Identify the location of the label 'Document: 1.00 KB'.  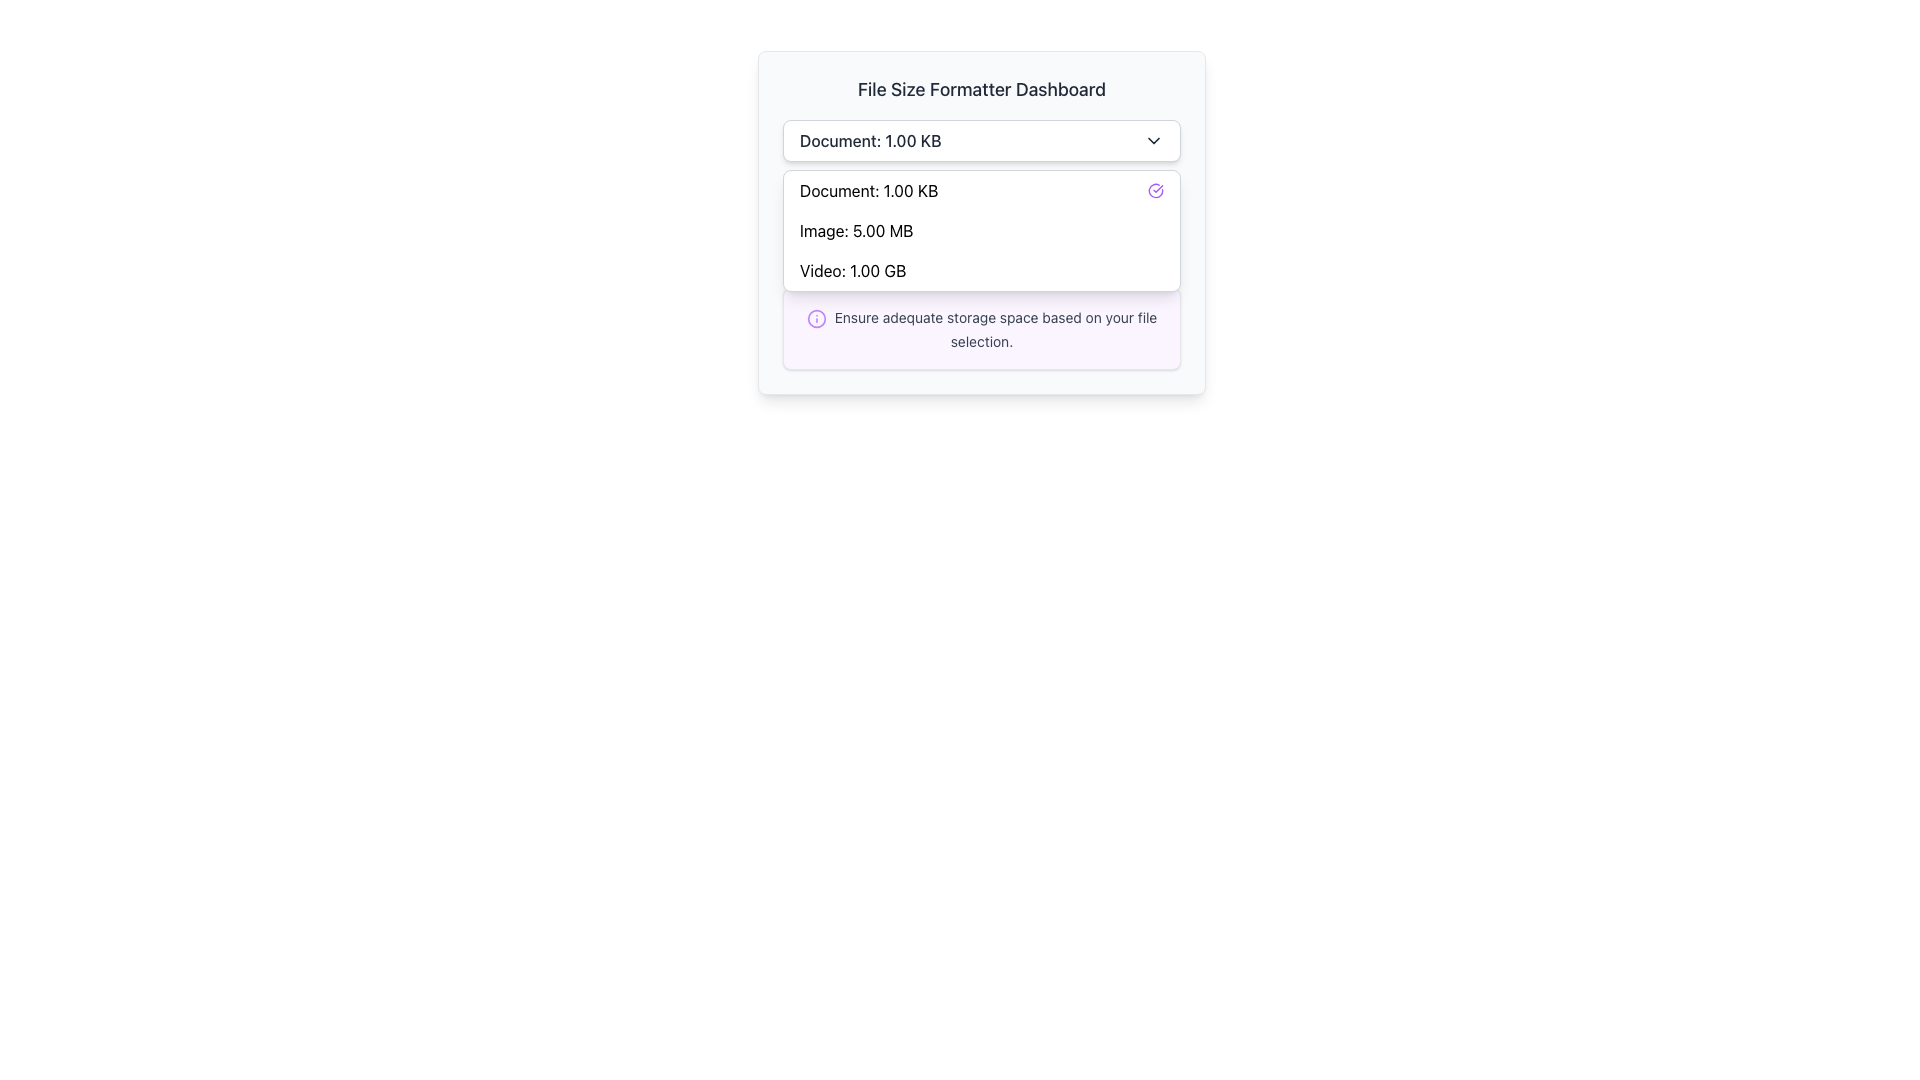
(869, 191).